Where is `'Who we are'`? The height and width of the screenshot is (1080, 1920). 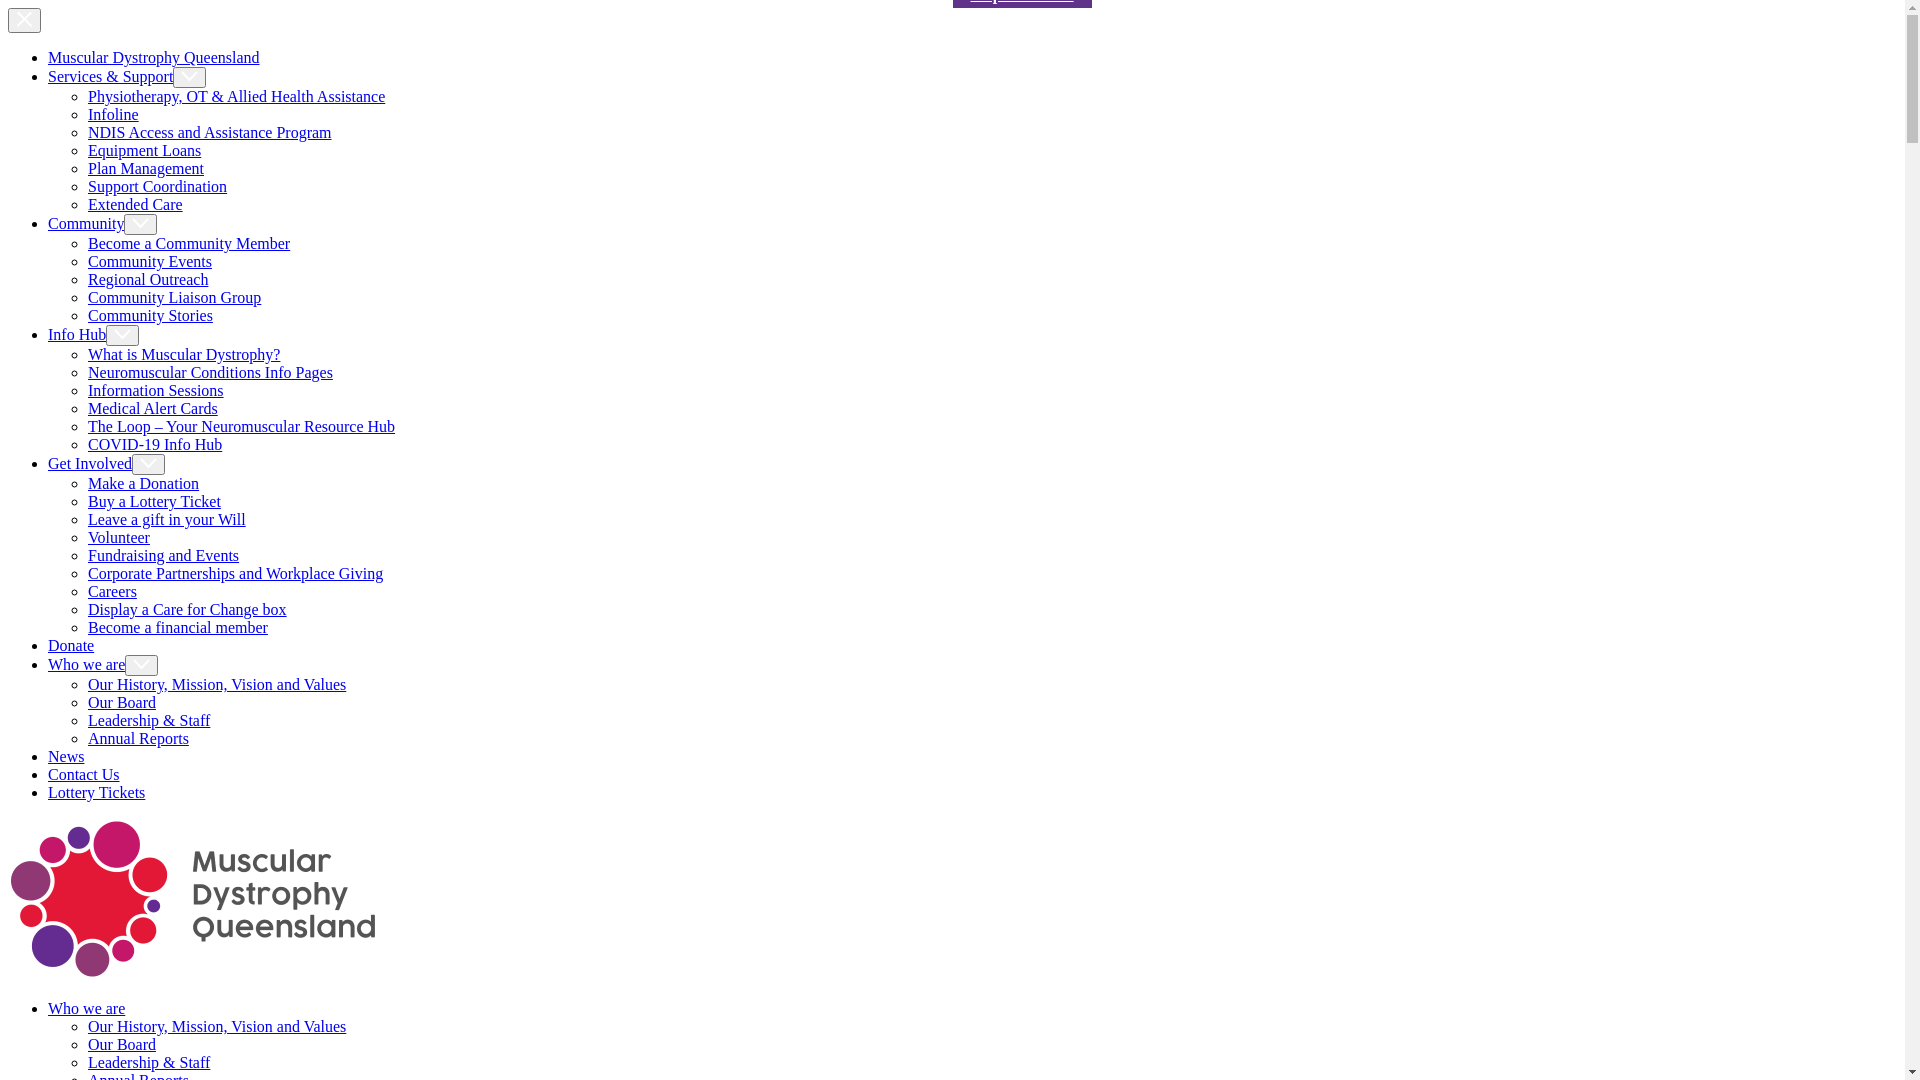
'Who we are' is located at coordinates (101, 664).